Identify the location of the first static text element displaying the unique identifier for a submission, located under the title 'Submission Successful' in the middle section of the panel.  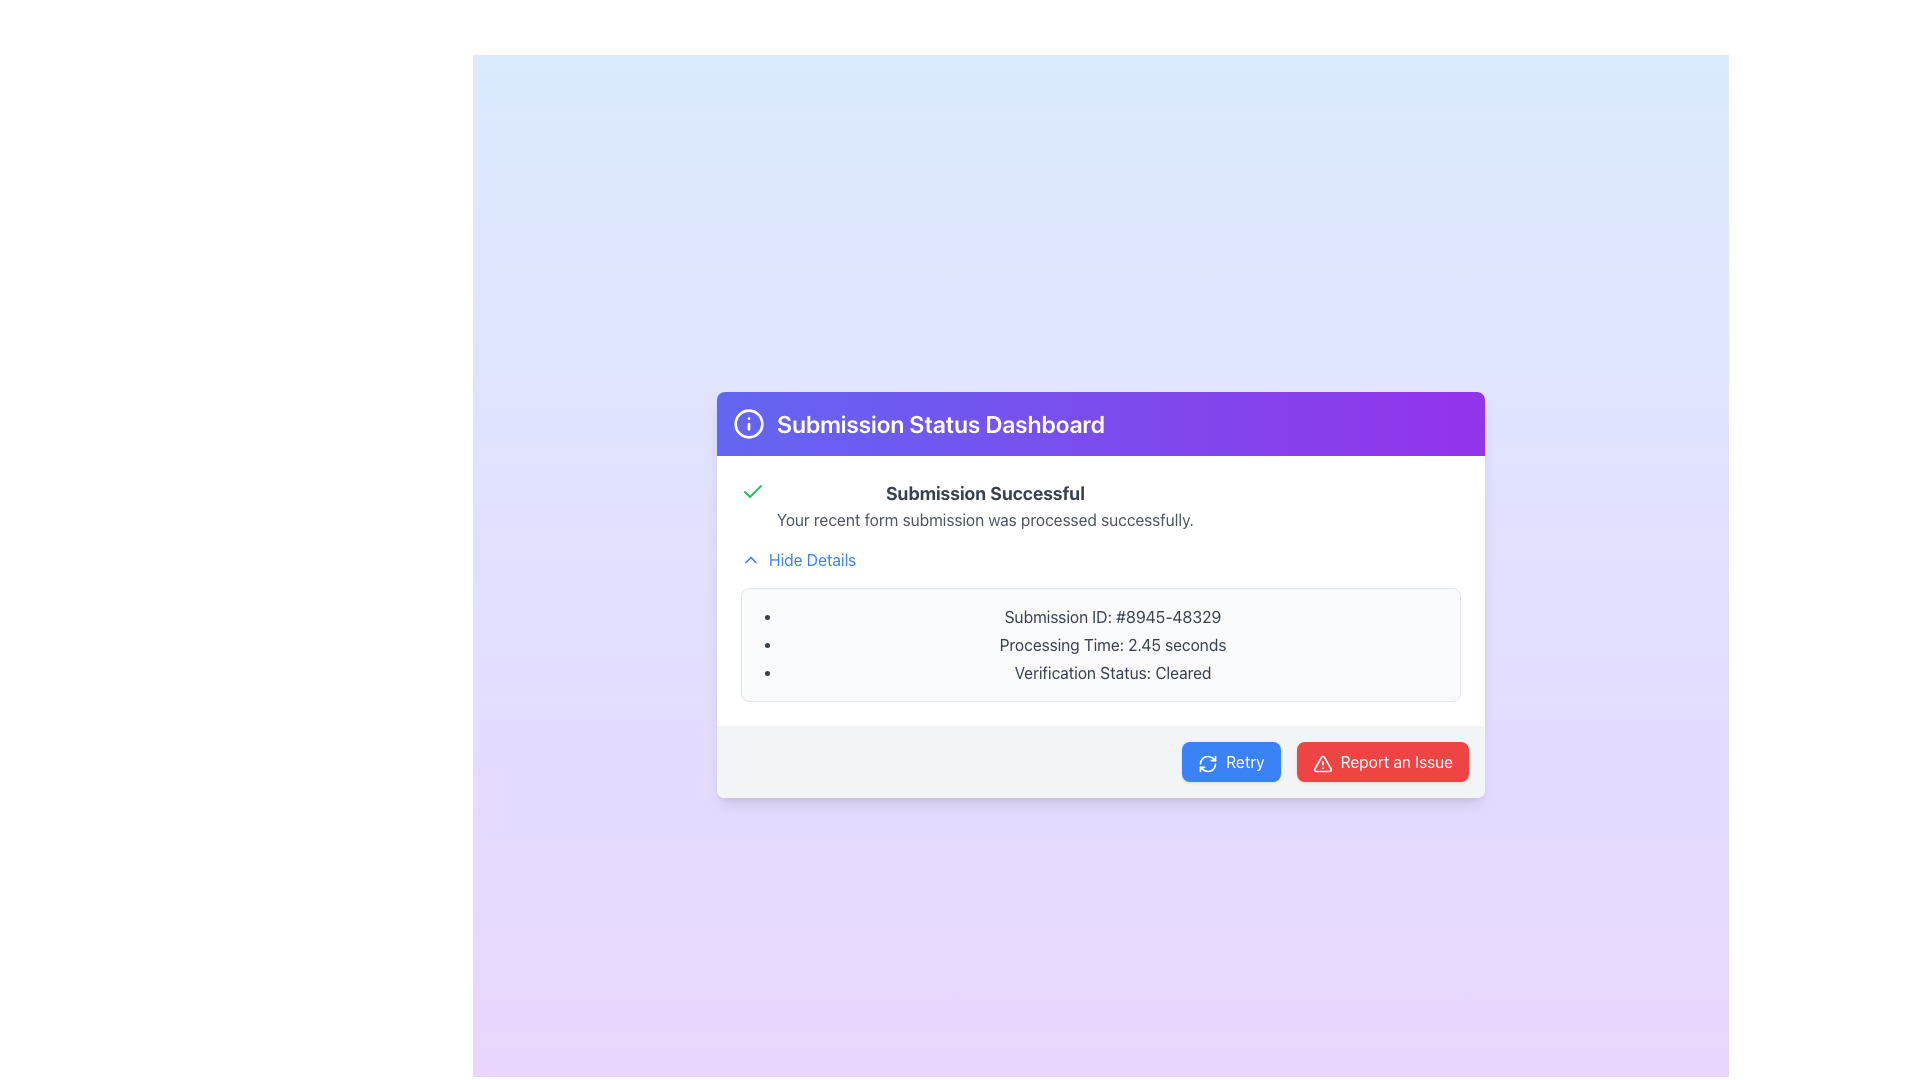
(1112, 616).